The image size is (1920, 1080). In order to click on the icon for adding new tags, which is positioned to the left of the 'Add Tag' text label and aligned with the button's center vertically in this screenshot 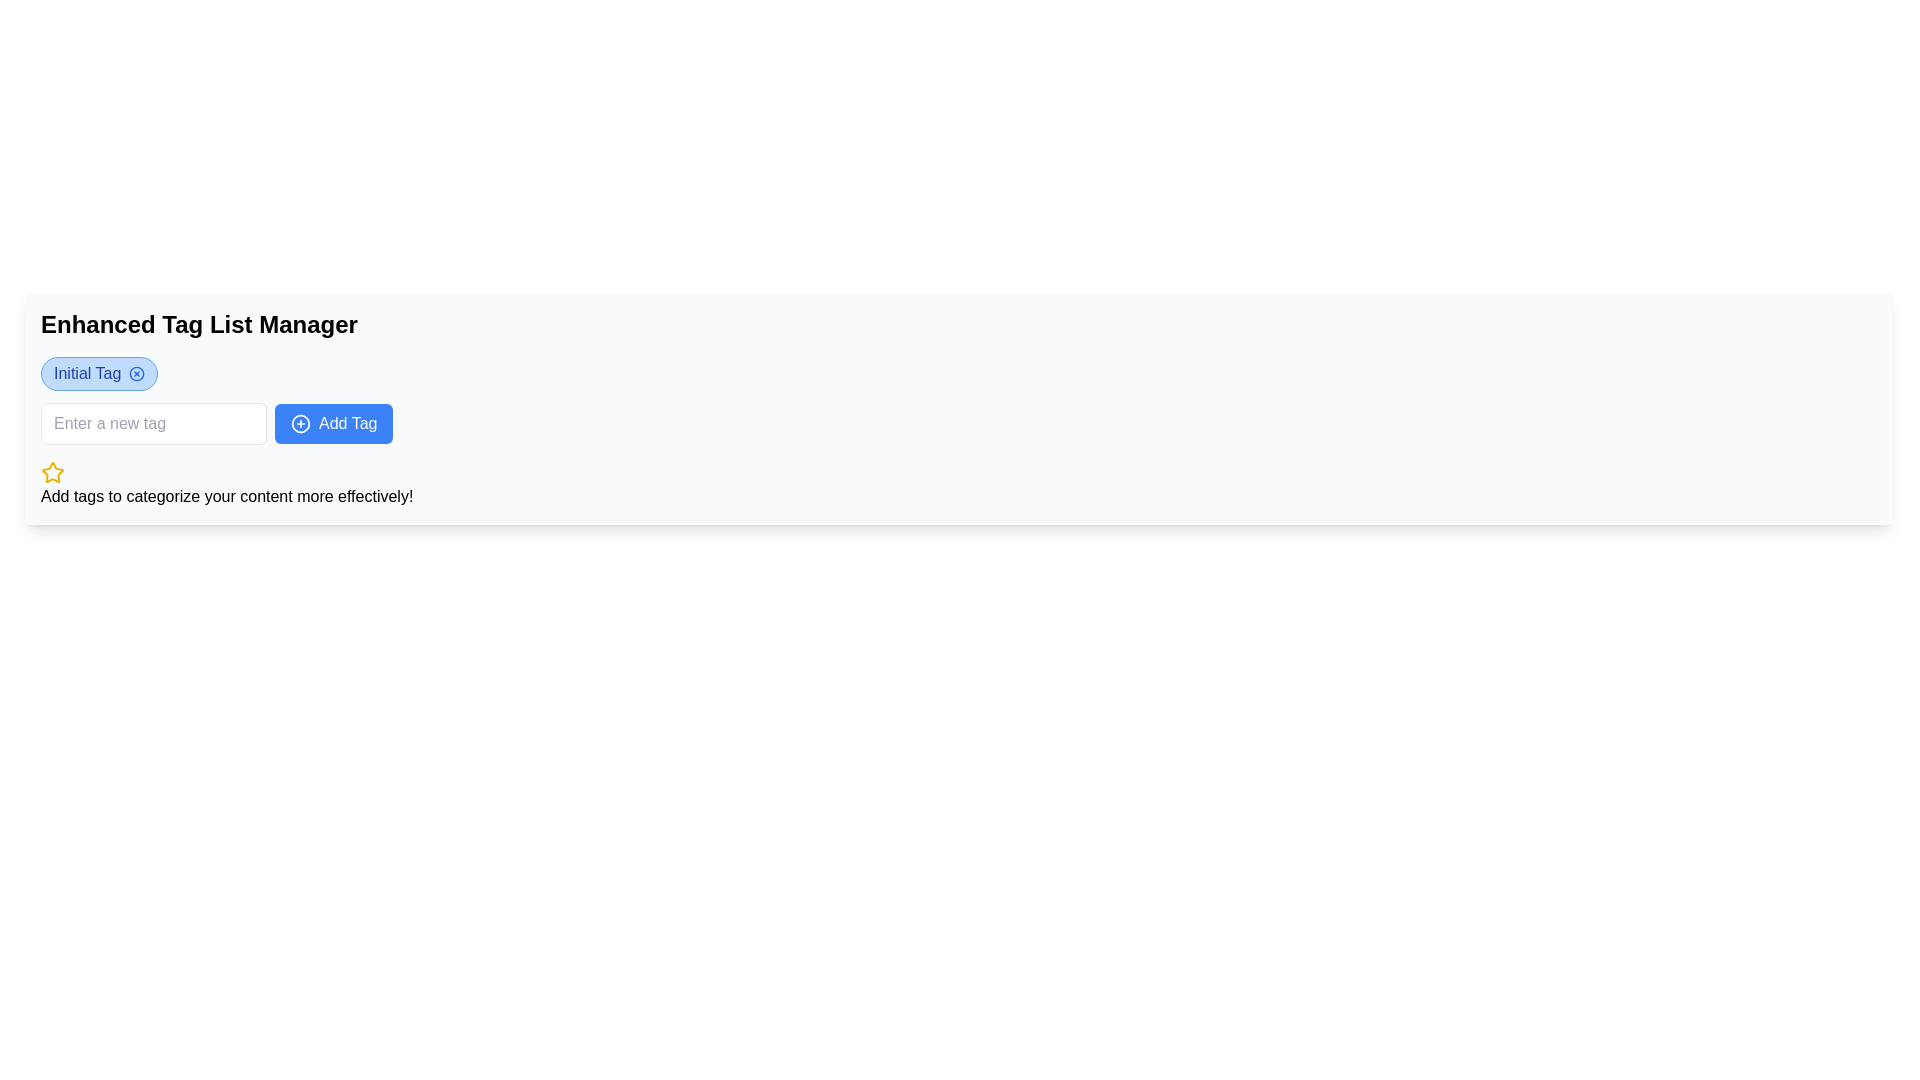, I will do `click(300, 423)`.